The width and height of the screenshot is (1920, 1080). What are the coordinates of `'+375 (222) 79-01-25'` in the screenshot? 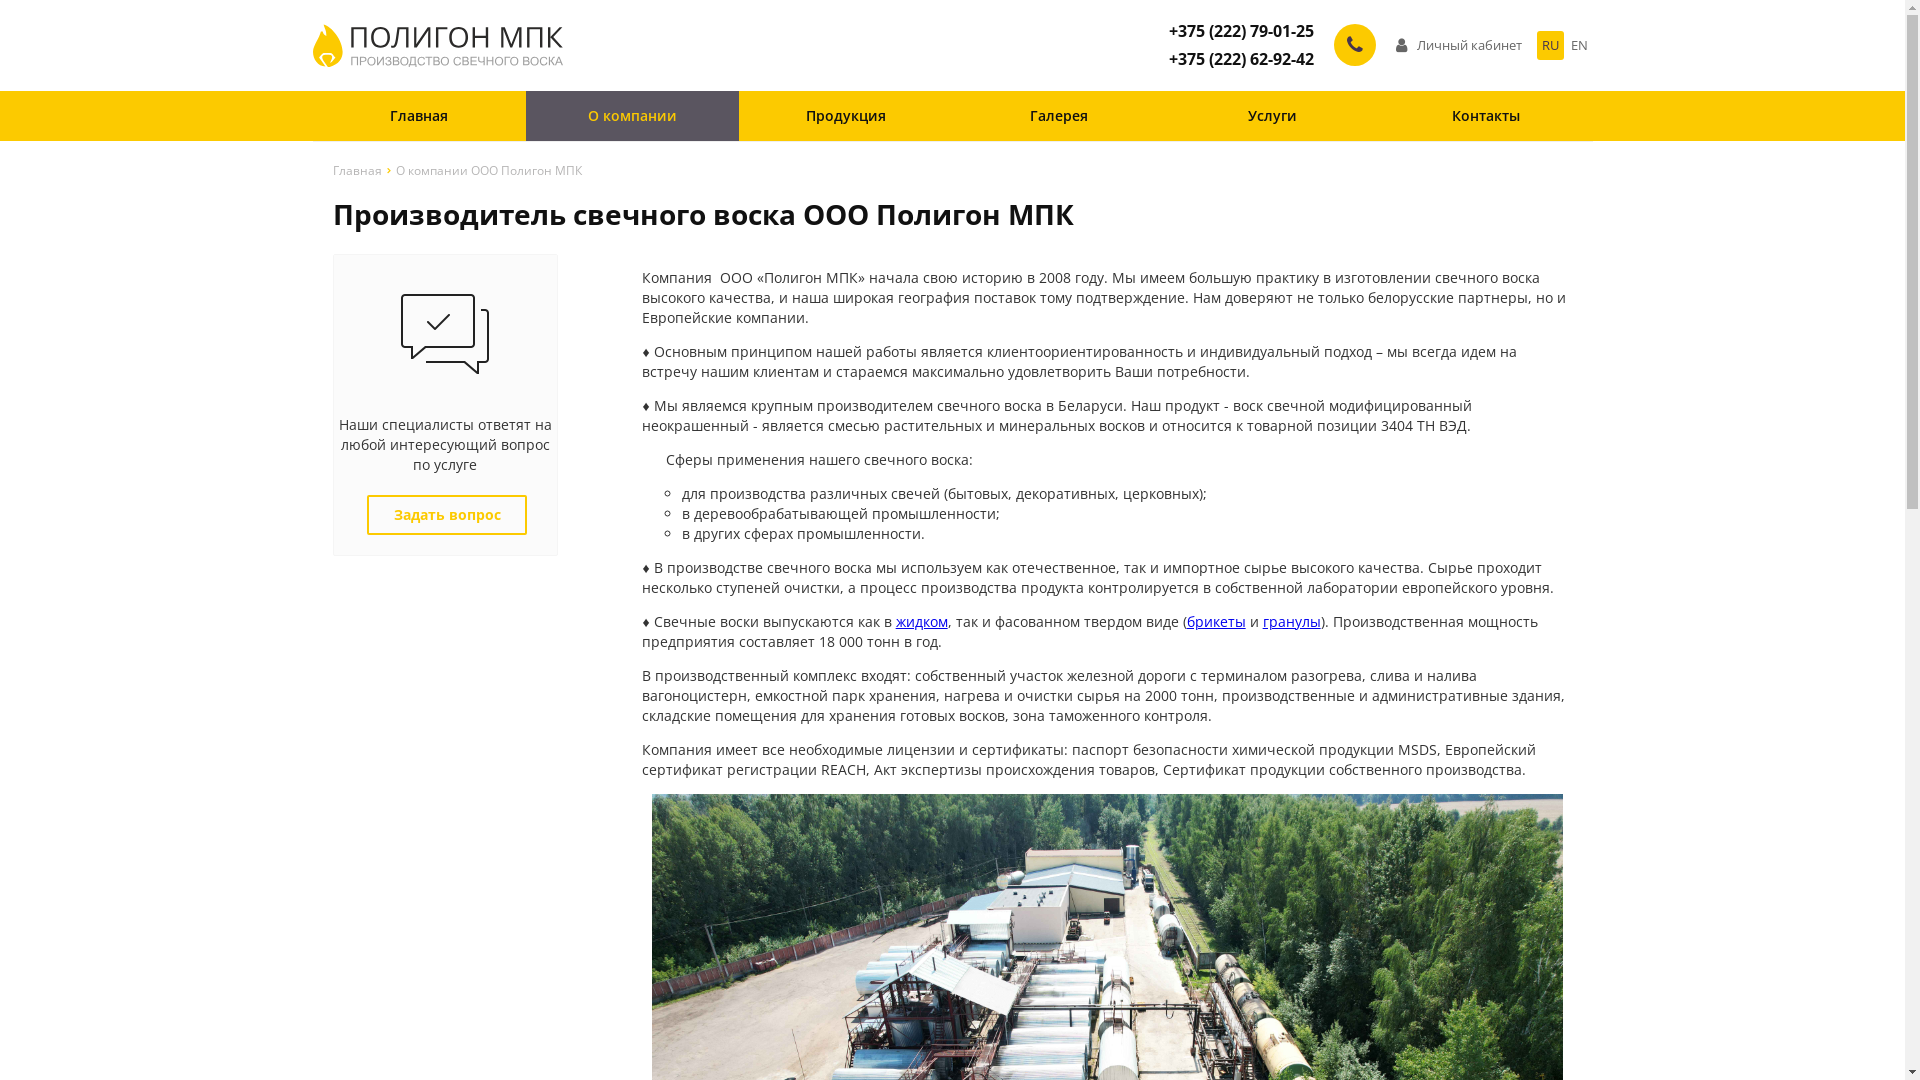 It's located at (1239, 31).